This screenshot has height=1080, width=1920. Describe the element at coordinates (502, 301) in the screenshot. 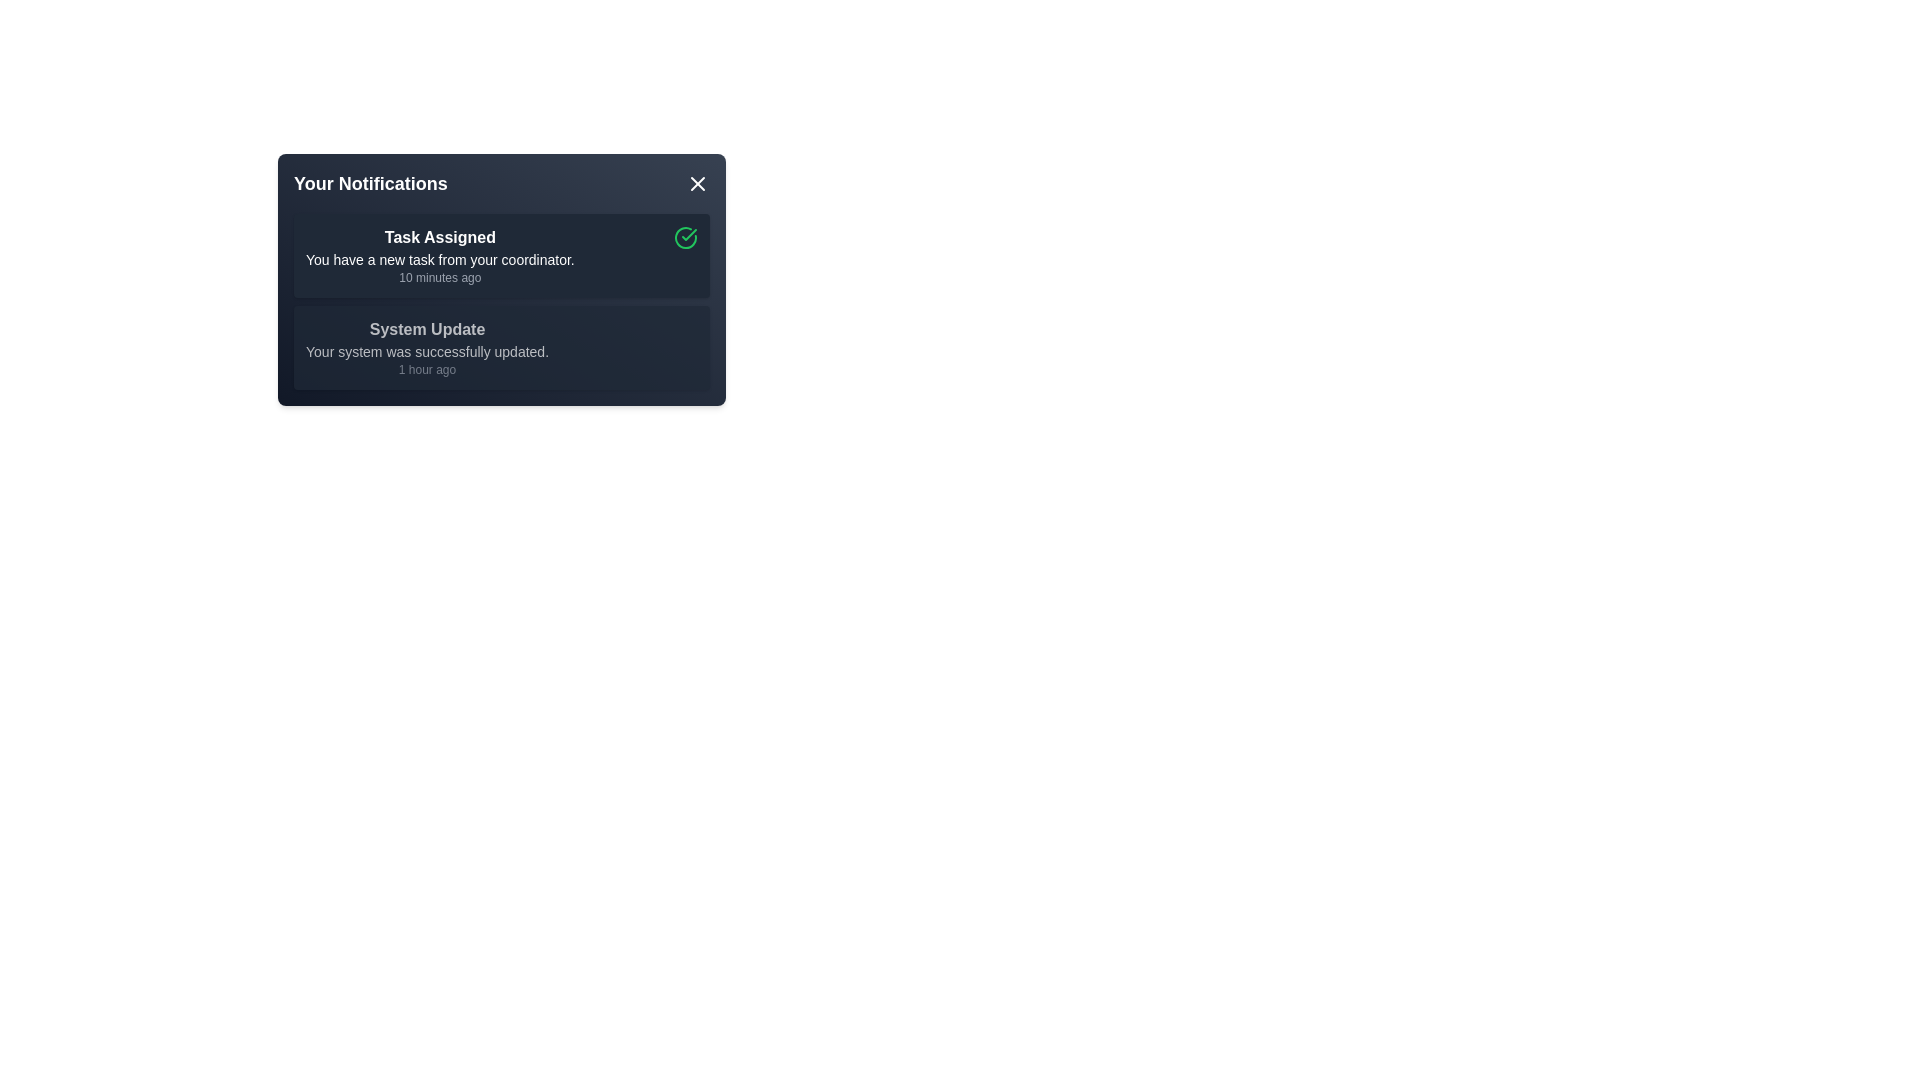

I see `the Notification List located below the title 'Your Notifications'` at that location.